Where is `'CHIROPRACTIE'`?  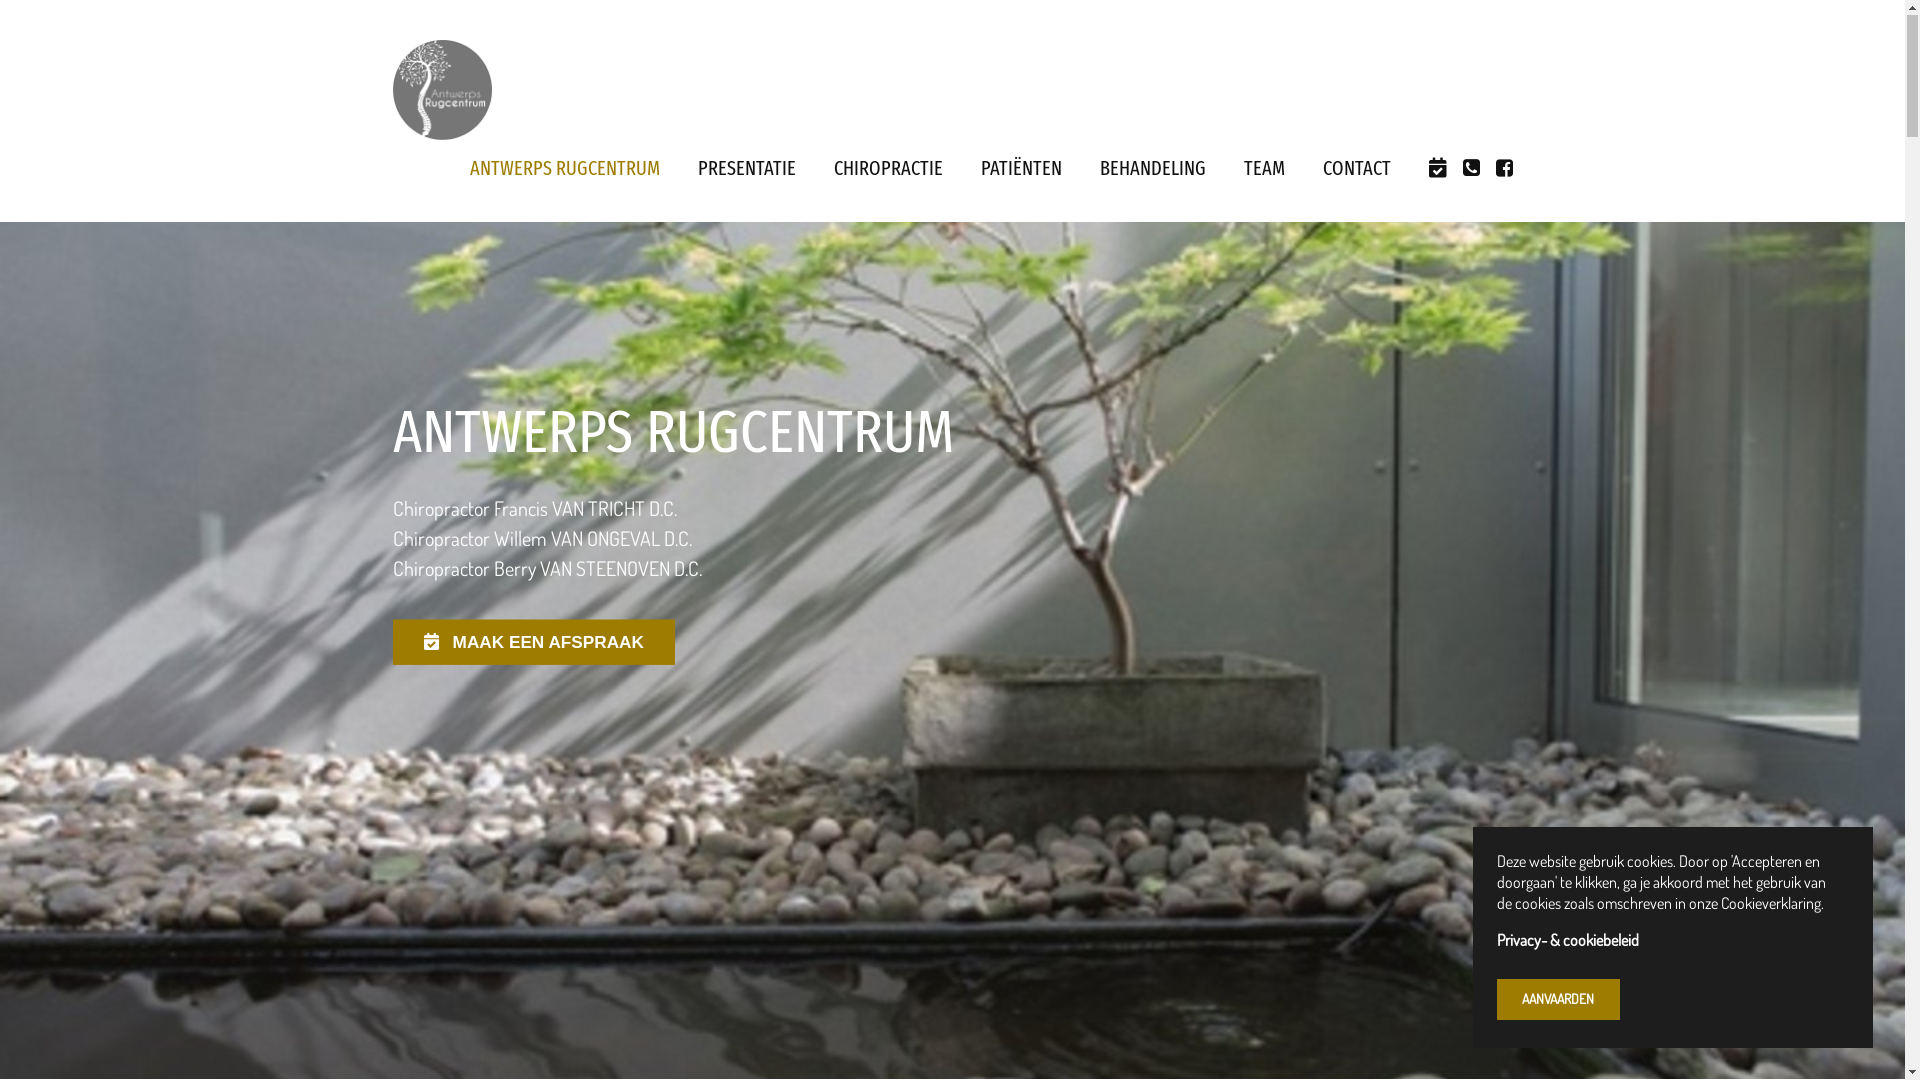 'CHIROPRACTIE' is located at coordinates (887, 168).